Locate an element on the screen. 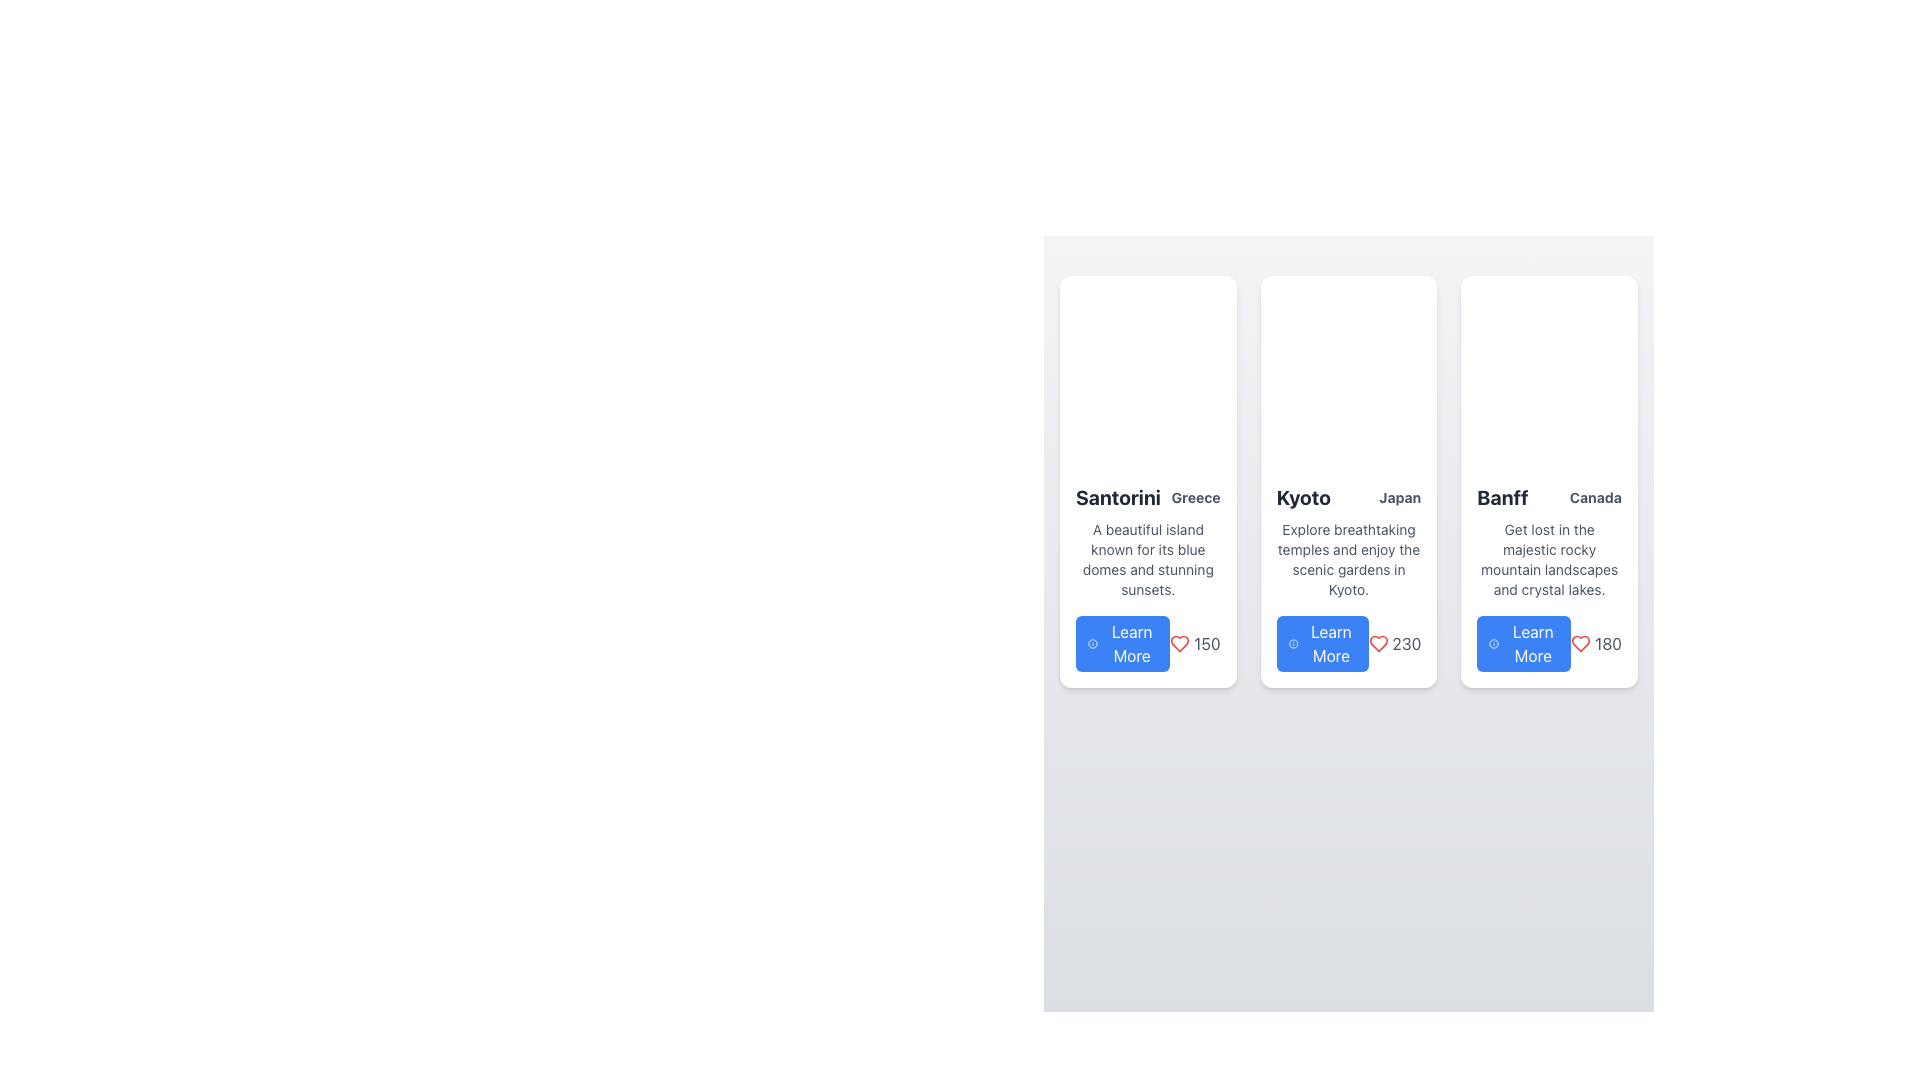  the Text Display element that shows the location name 'Santorini' and its country 'Greece', located at the upper part of the first tile in a grid layout is located at coordinates (1148, 496).